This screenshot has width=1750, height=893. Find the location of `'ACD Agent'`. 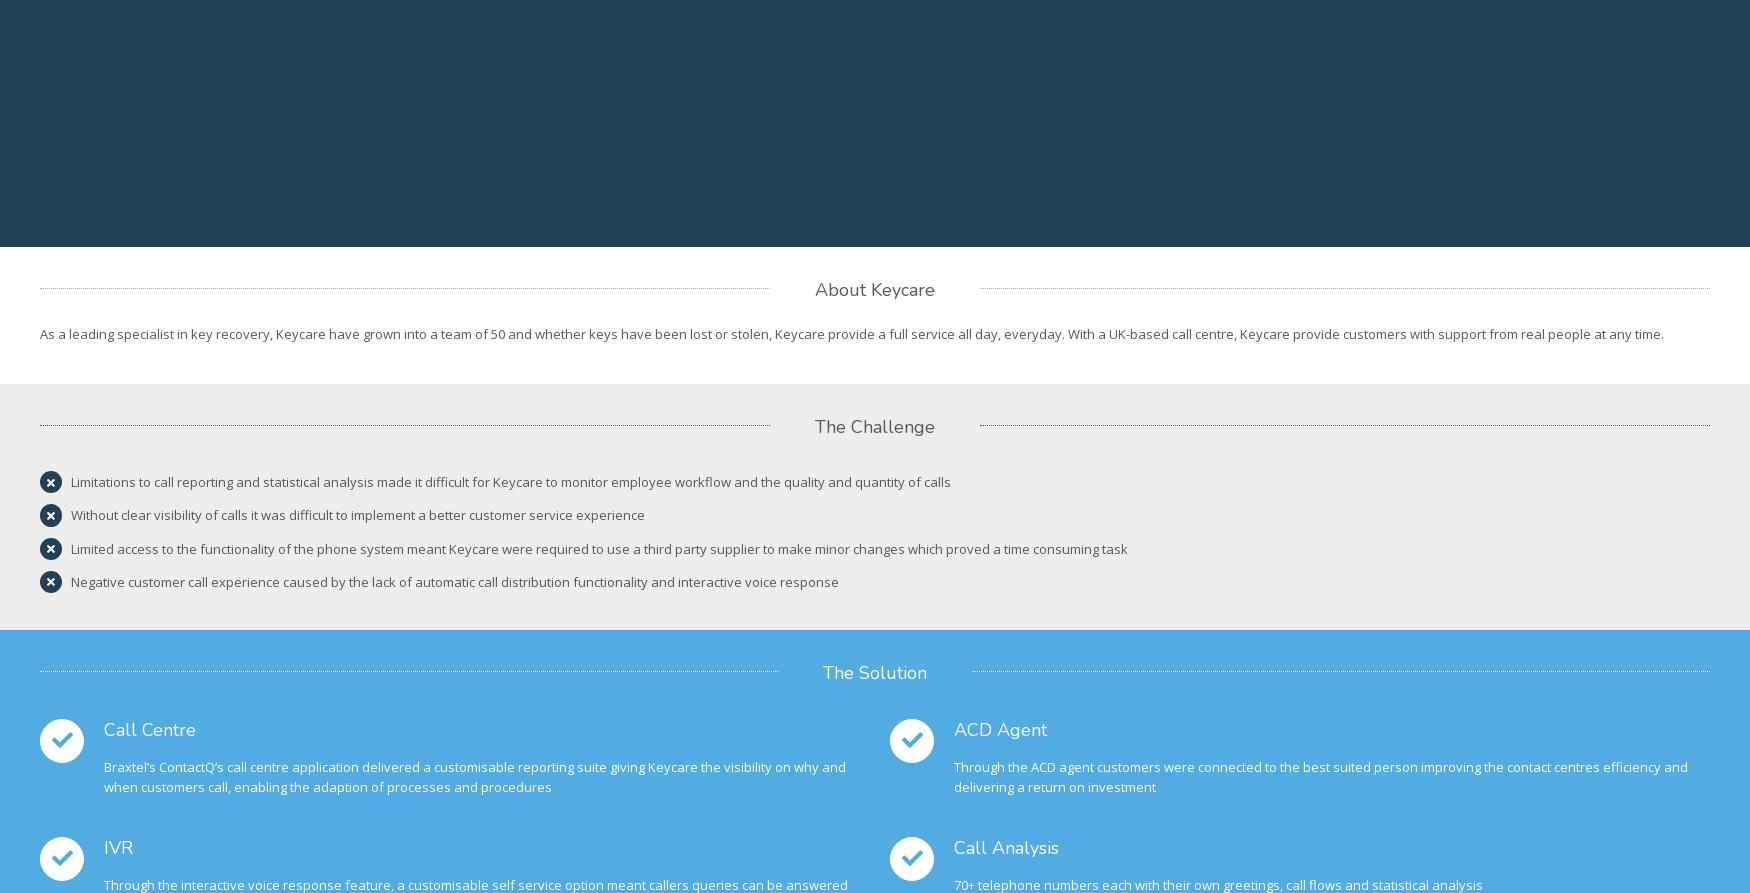

'ACD Agent' is located at coordinates (1000, 730).